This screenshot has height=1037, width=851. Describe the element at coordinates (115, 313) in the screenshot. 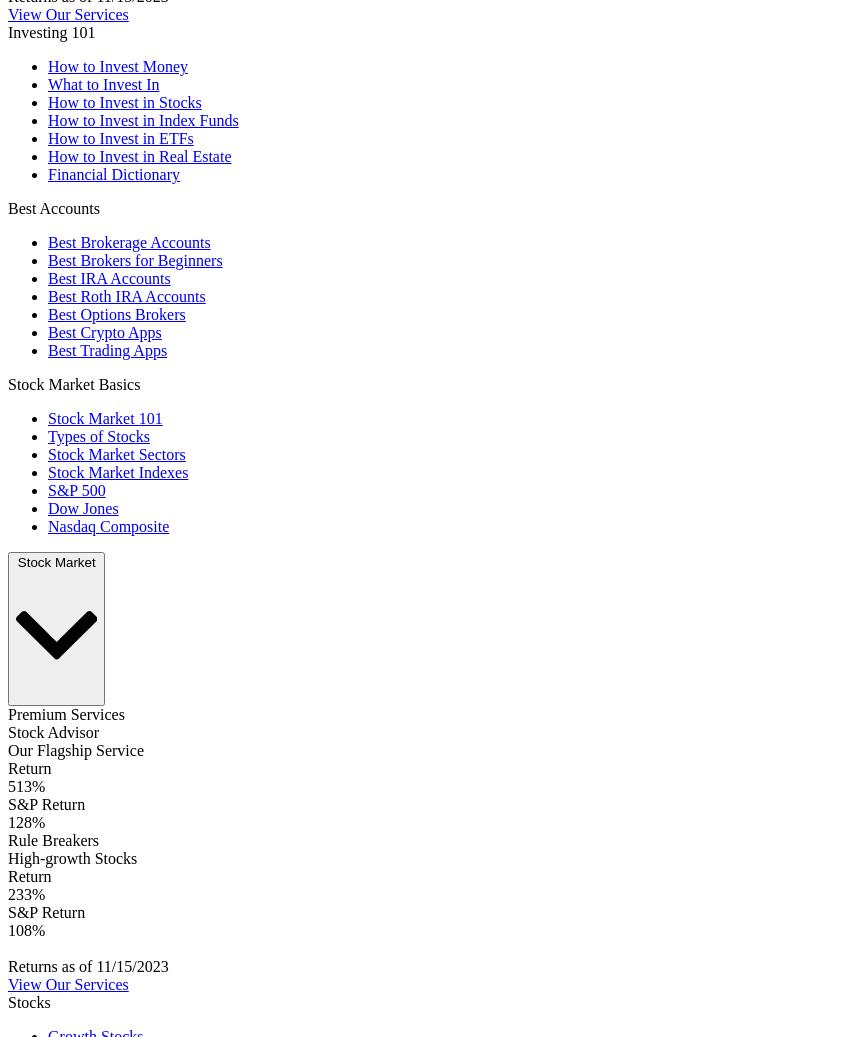

I see `'Best Options Brokers'` at that location.